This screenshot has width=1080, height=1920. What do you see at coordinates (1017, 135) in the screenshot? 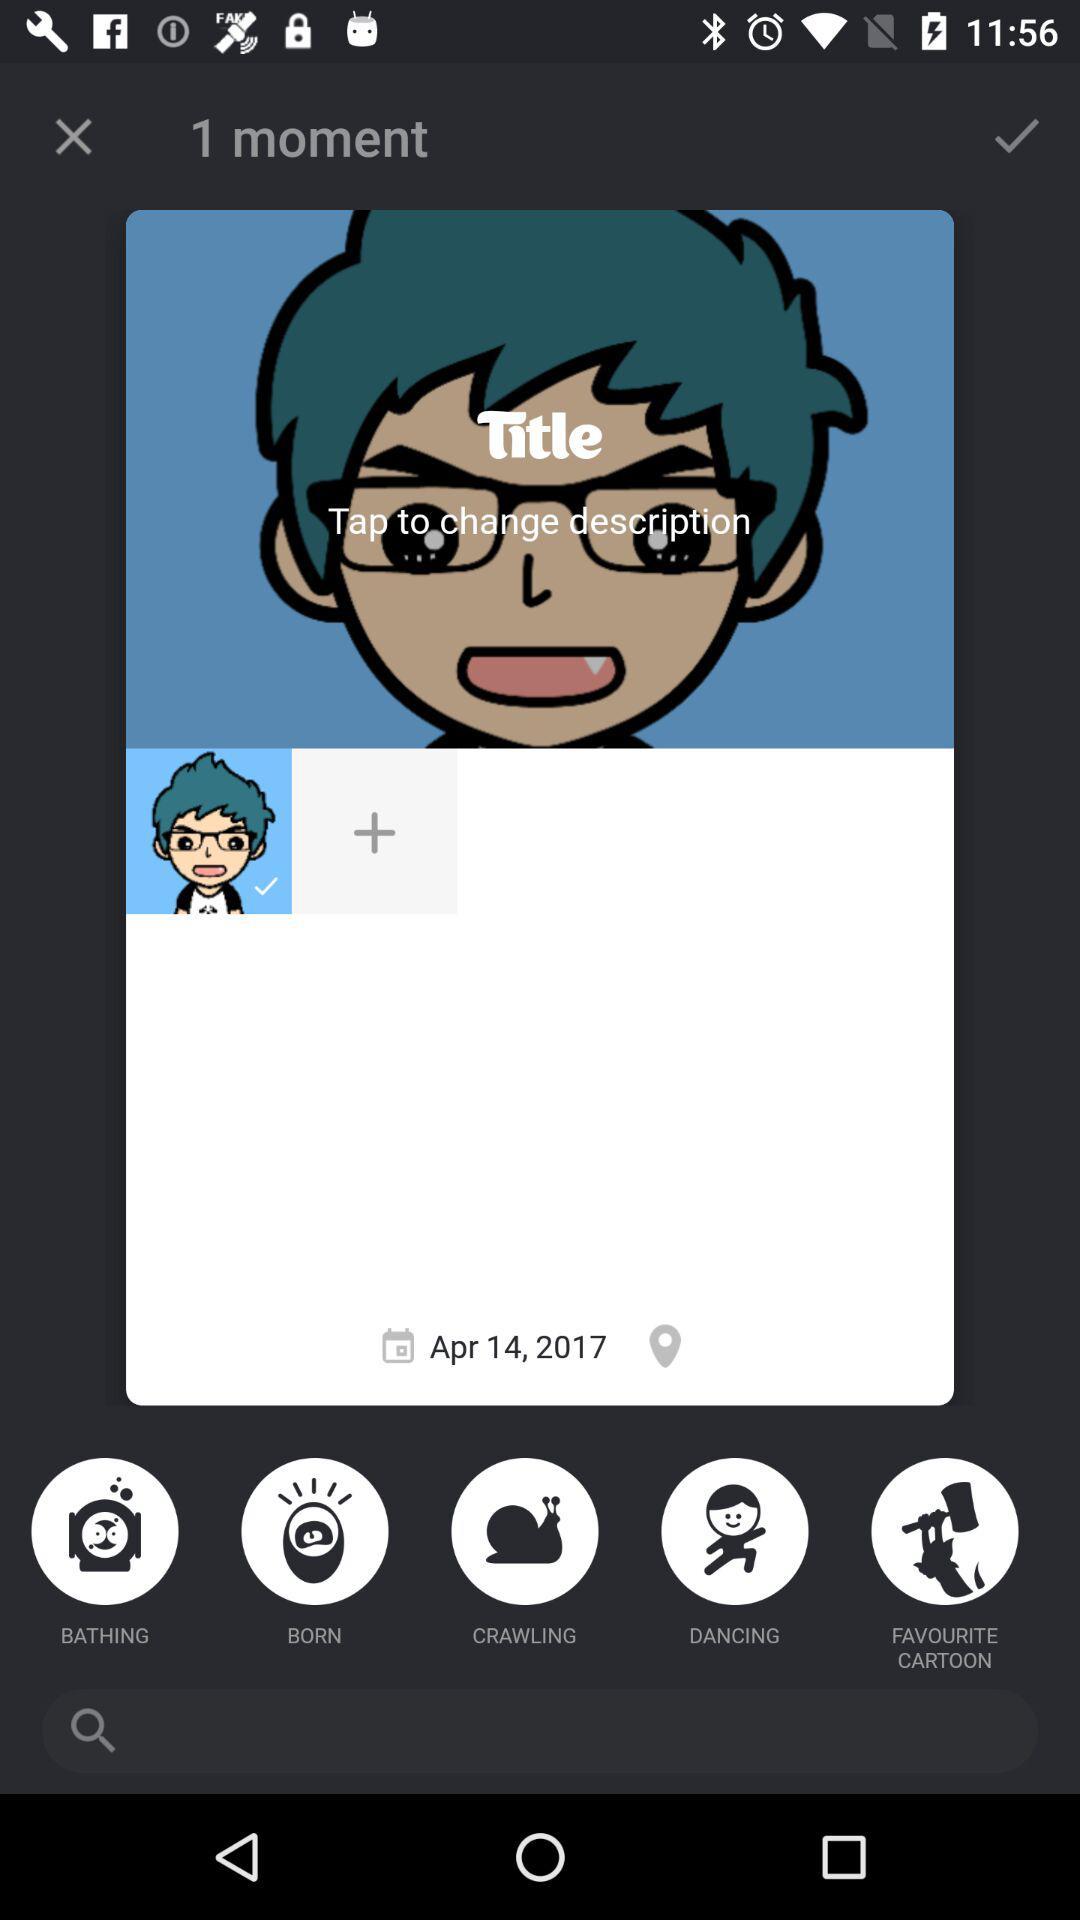
I see `approve` at bounding box center [1017, 135].